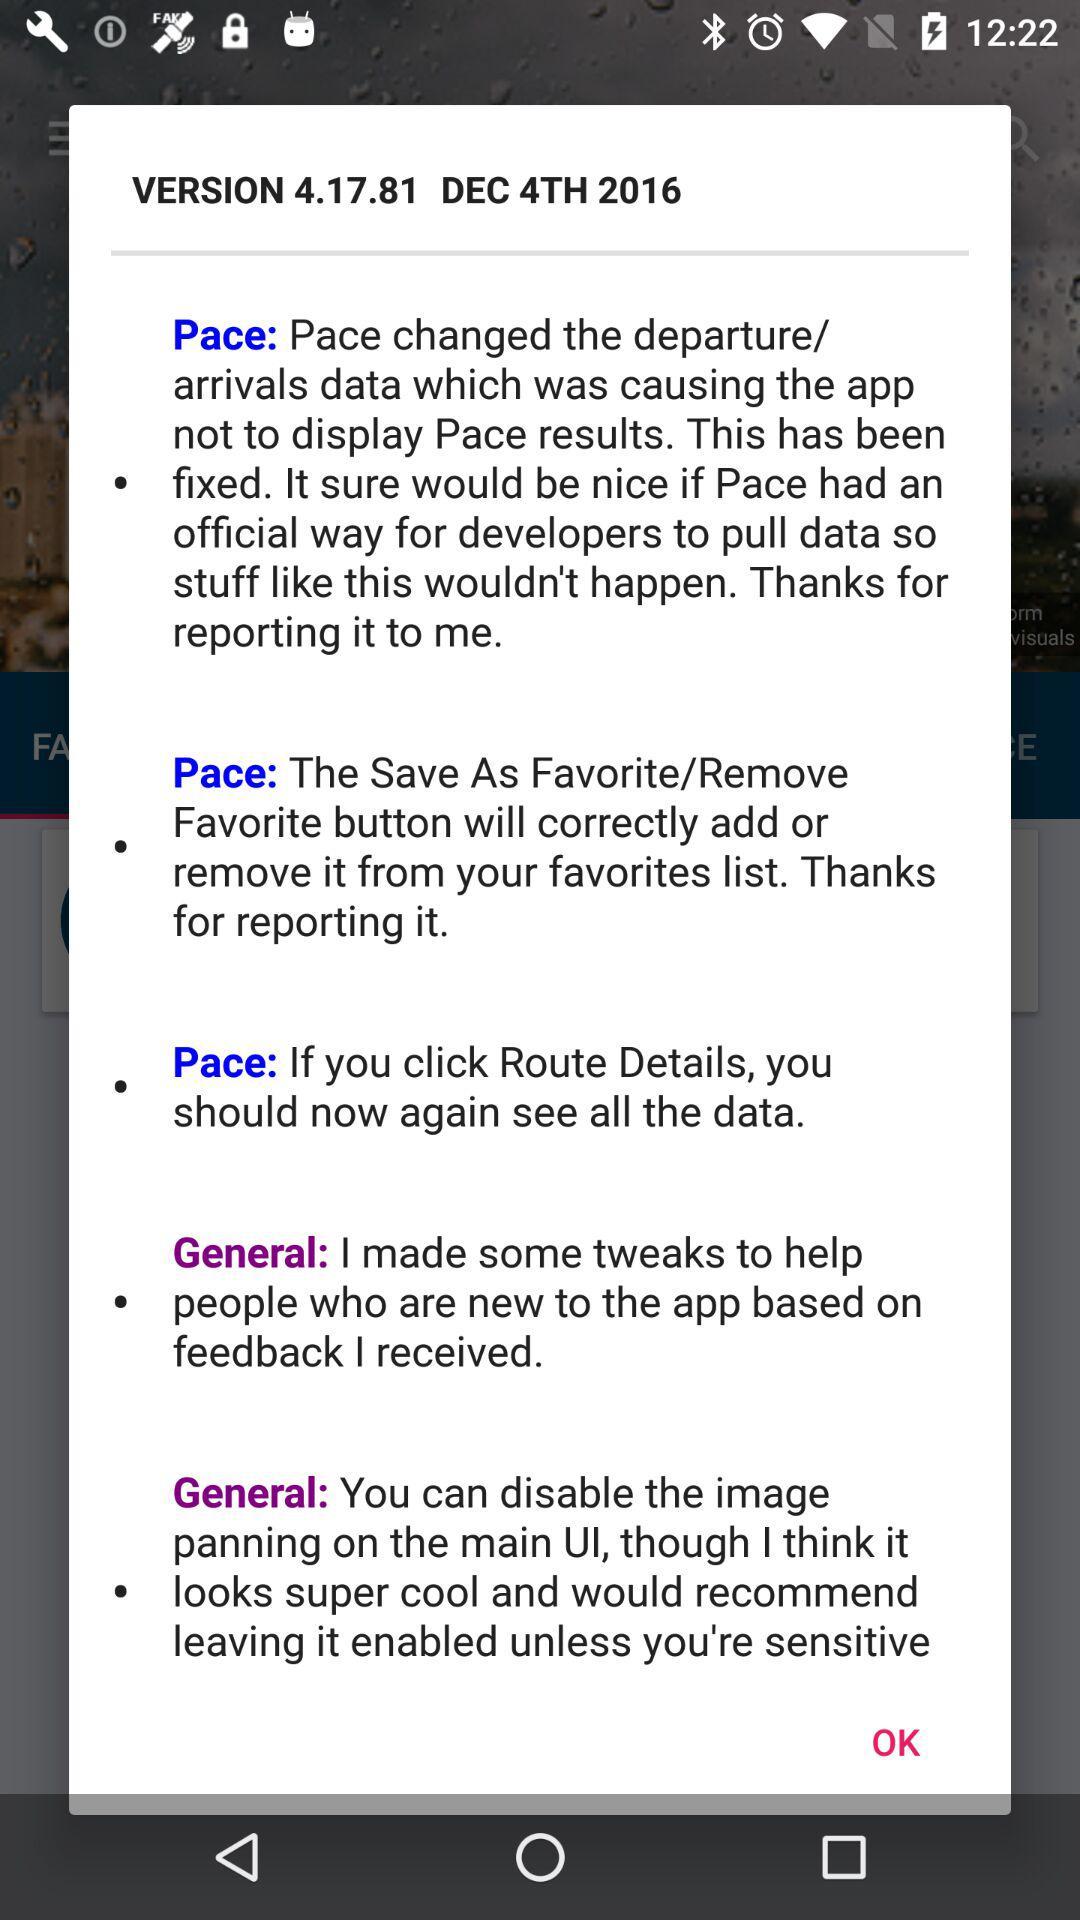 The image size is (1080, 1920). Describe the element at coordinates (894, 1740) in the screenshot. I see `icon at the bottom right corner` at that location.